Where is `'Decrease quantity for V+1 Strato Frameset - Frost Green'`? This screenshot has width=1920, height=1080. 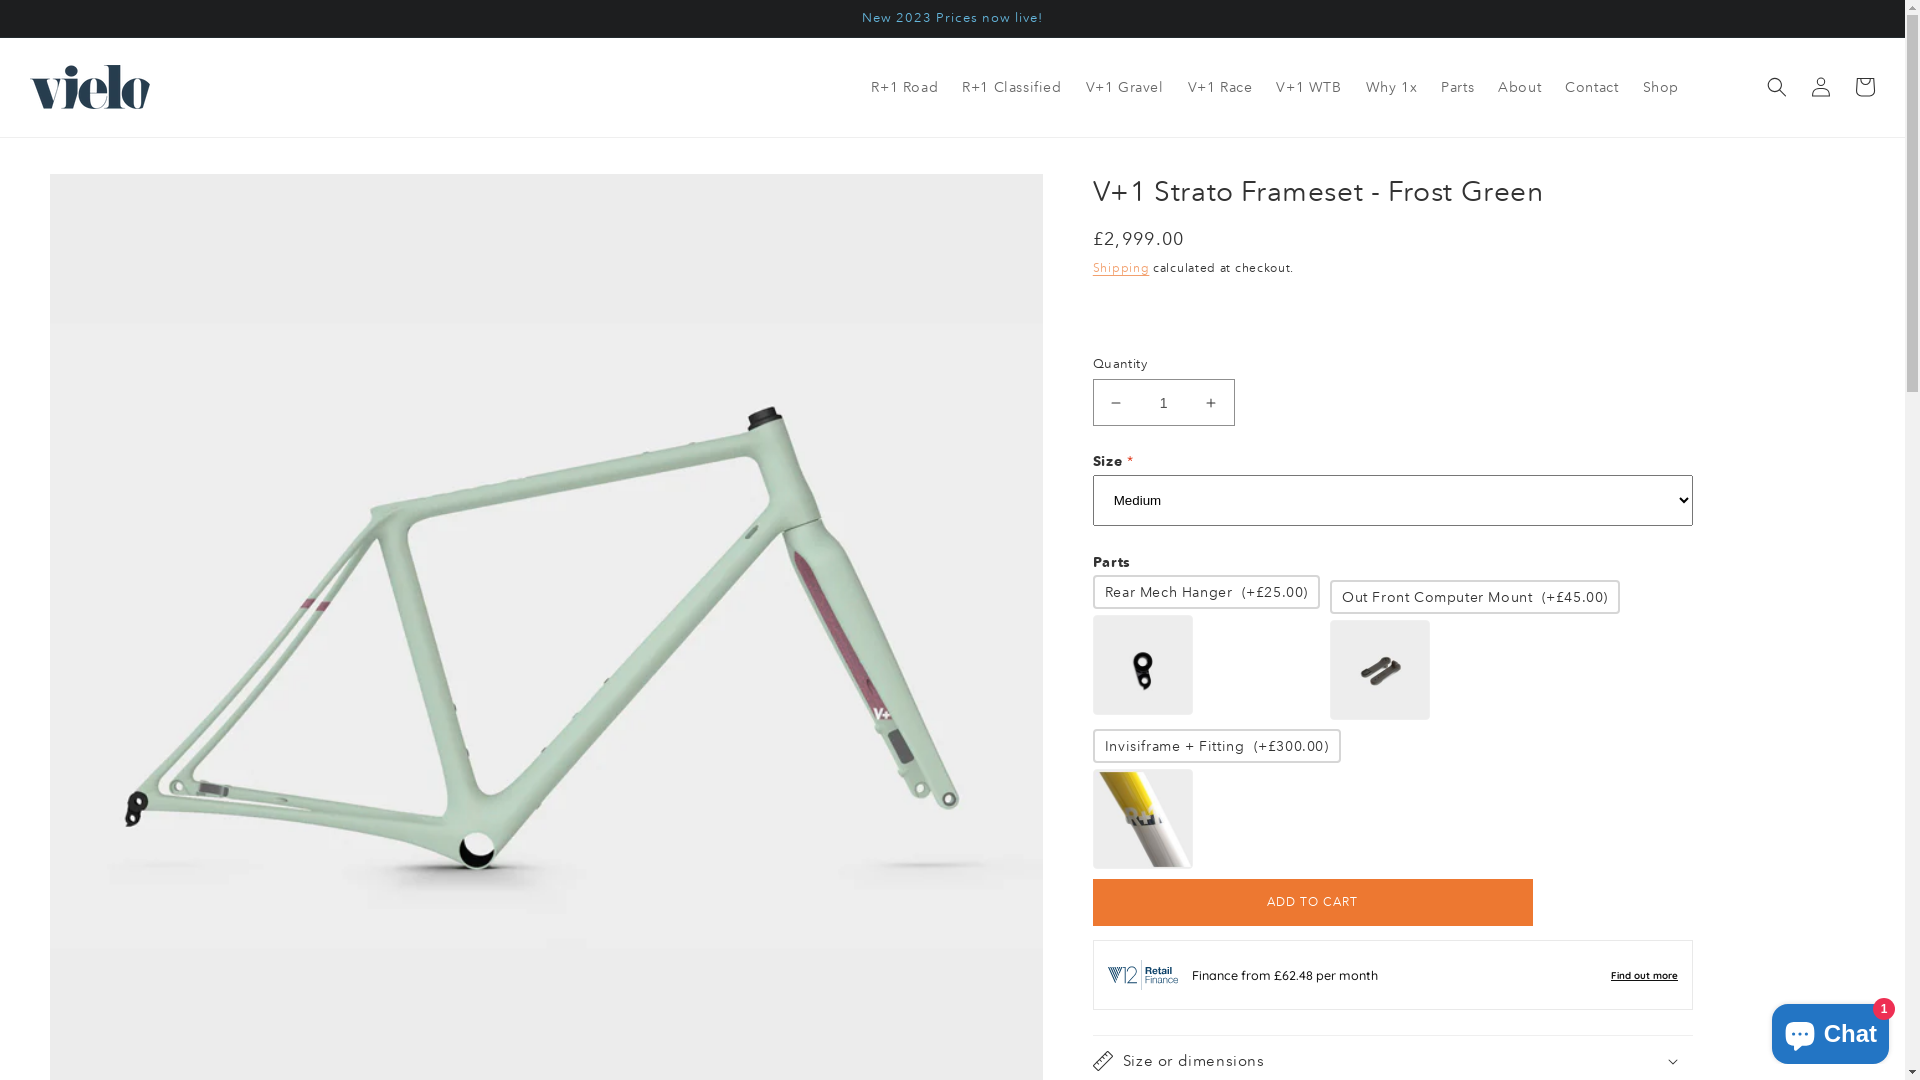 'Decrease quantity for V+1 Strato Frameset - Frost Green' is located at coordinates (1093, 402).